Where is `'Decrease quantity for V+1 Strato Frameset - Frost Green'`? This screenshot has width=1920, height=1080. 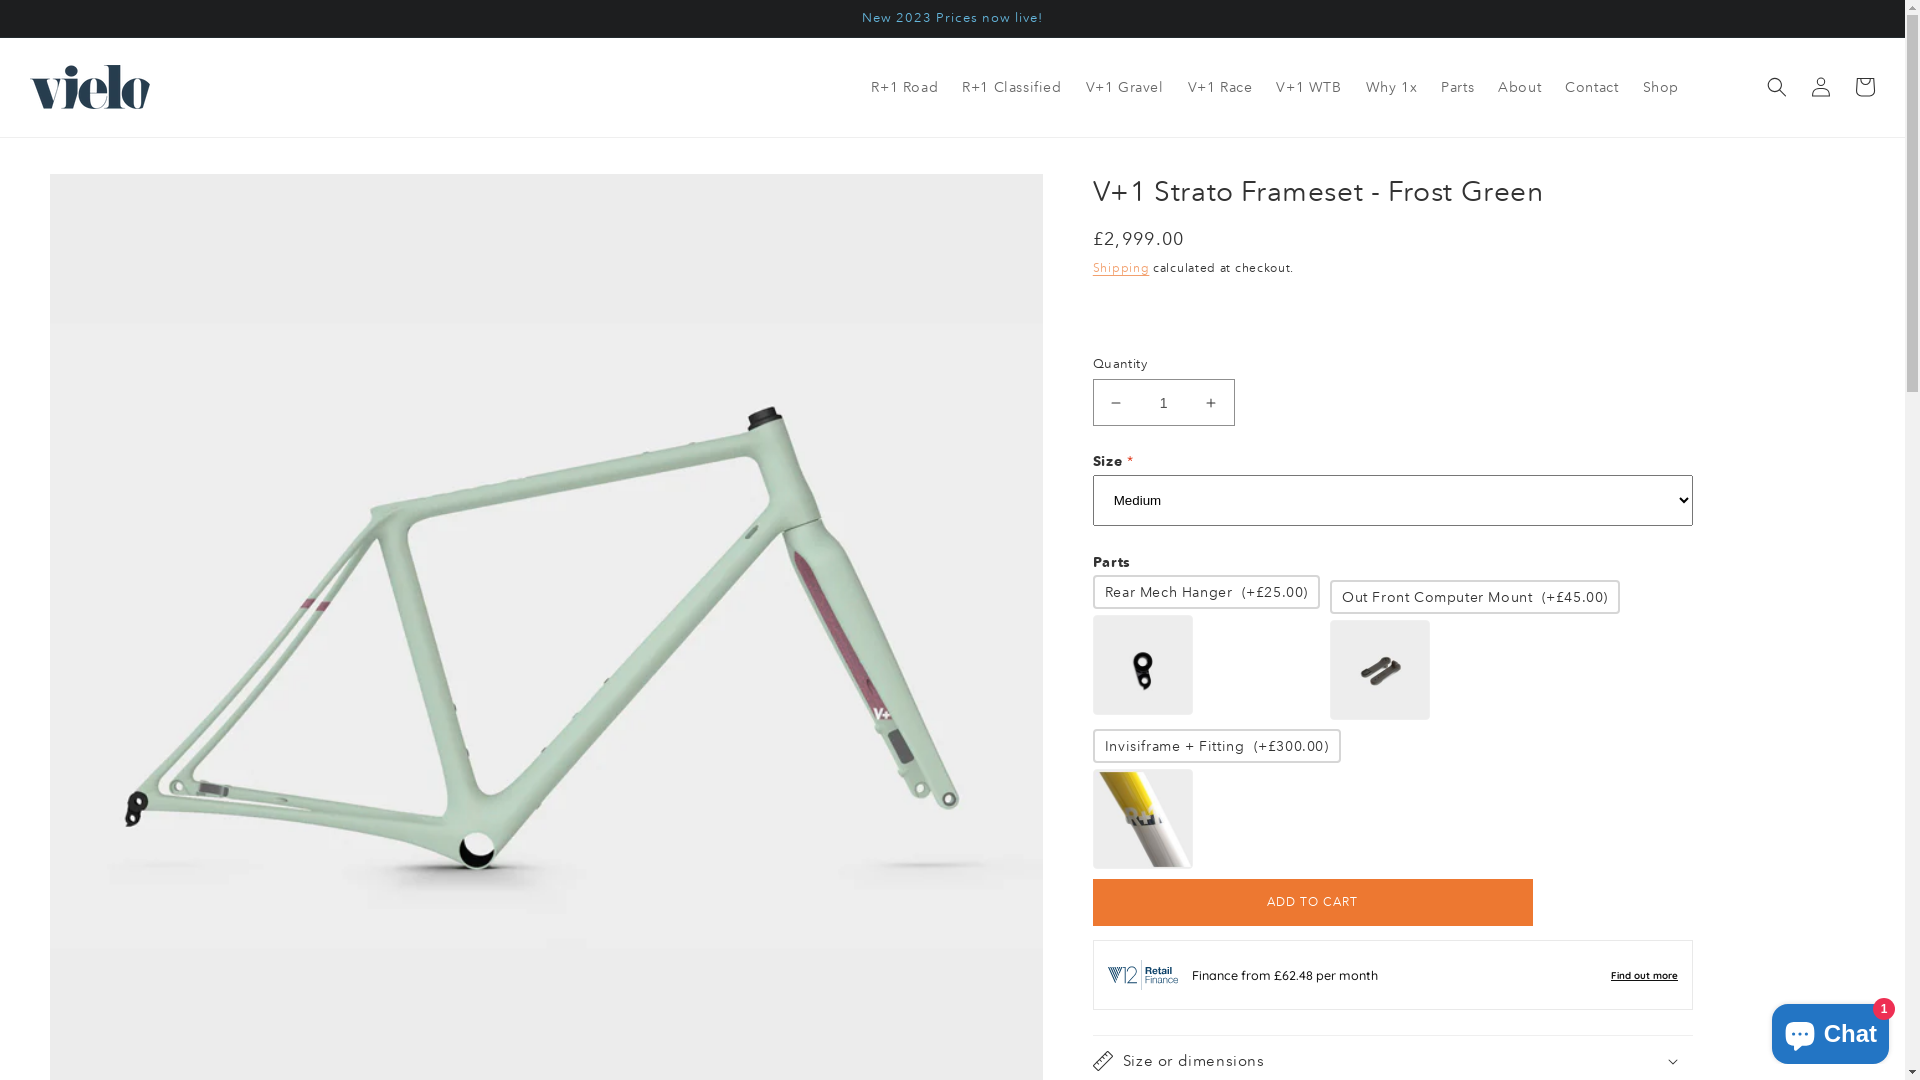 'Decrease quantity for V+1 Strato Frameset - Frost Green' is located at coordinates (1093, 402).